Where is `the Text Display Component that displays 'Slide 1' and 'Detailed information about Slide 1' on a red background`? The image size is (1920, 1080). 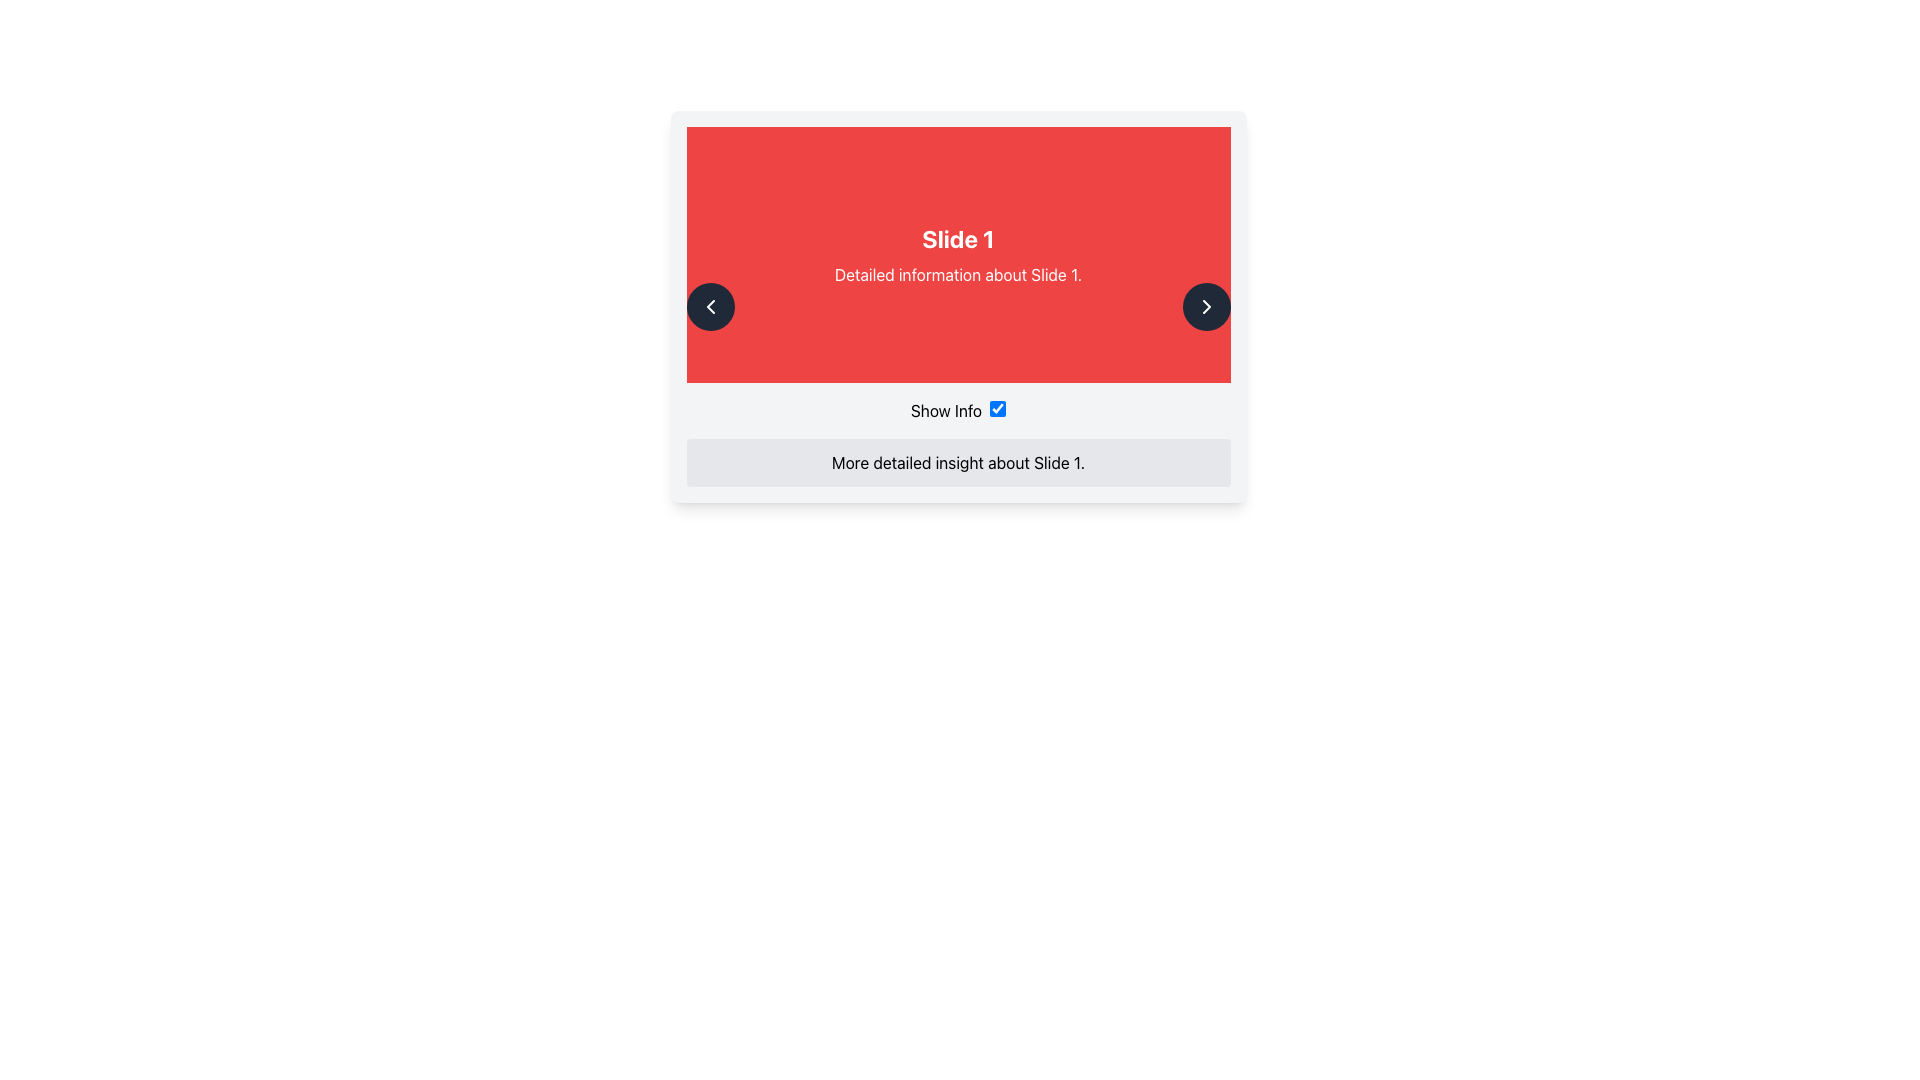 the Text Display Component that displays 'Slide 1' and 'Detailed information about Slide 1' on a red background is located at coordinates (957, 253).